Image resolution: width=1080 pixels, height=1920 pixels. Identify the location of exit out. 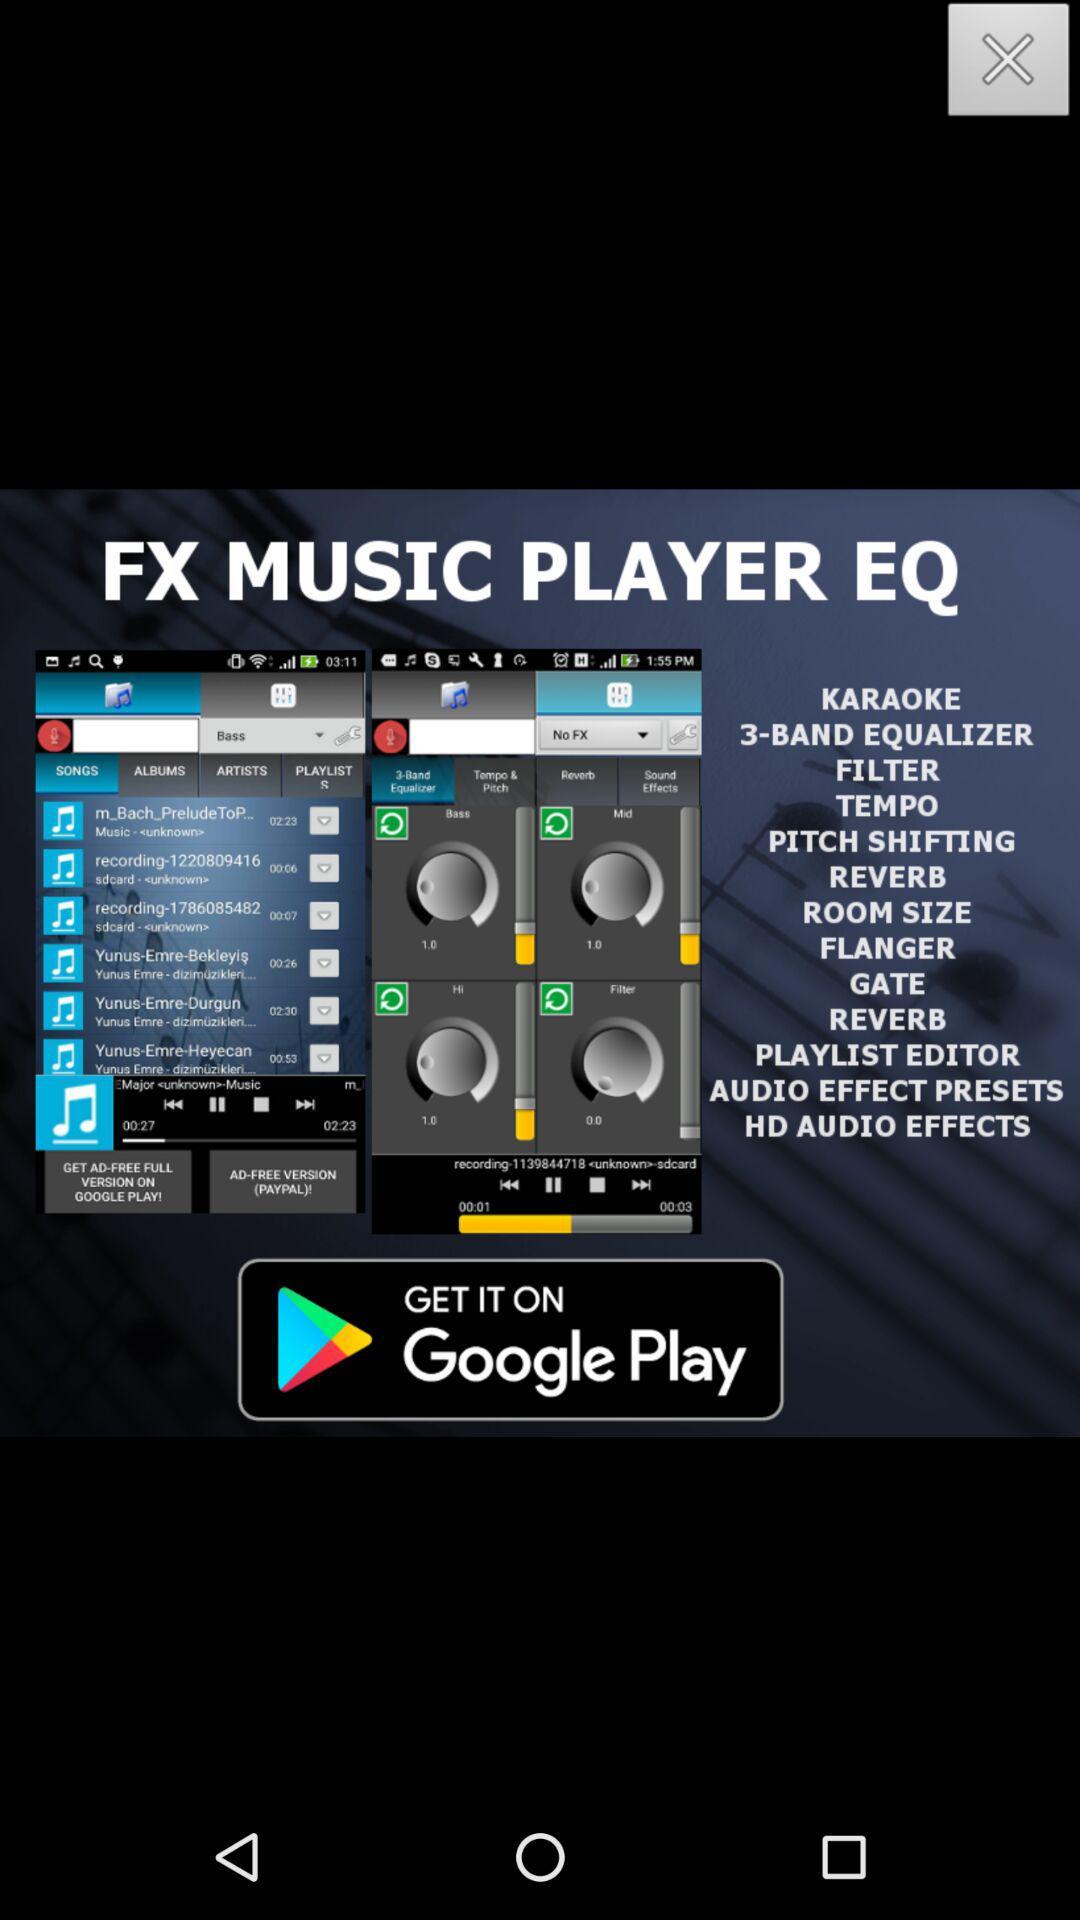
(1009, 65).